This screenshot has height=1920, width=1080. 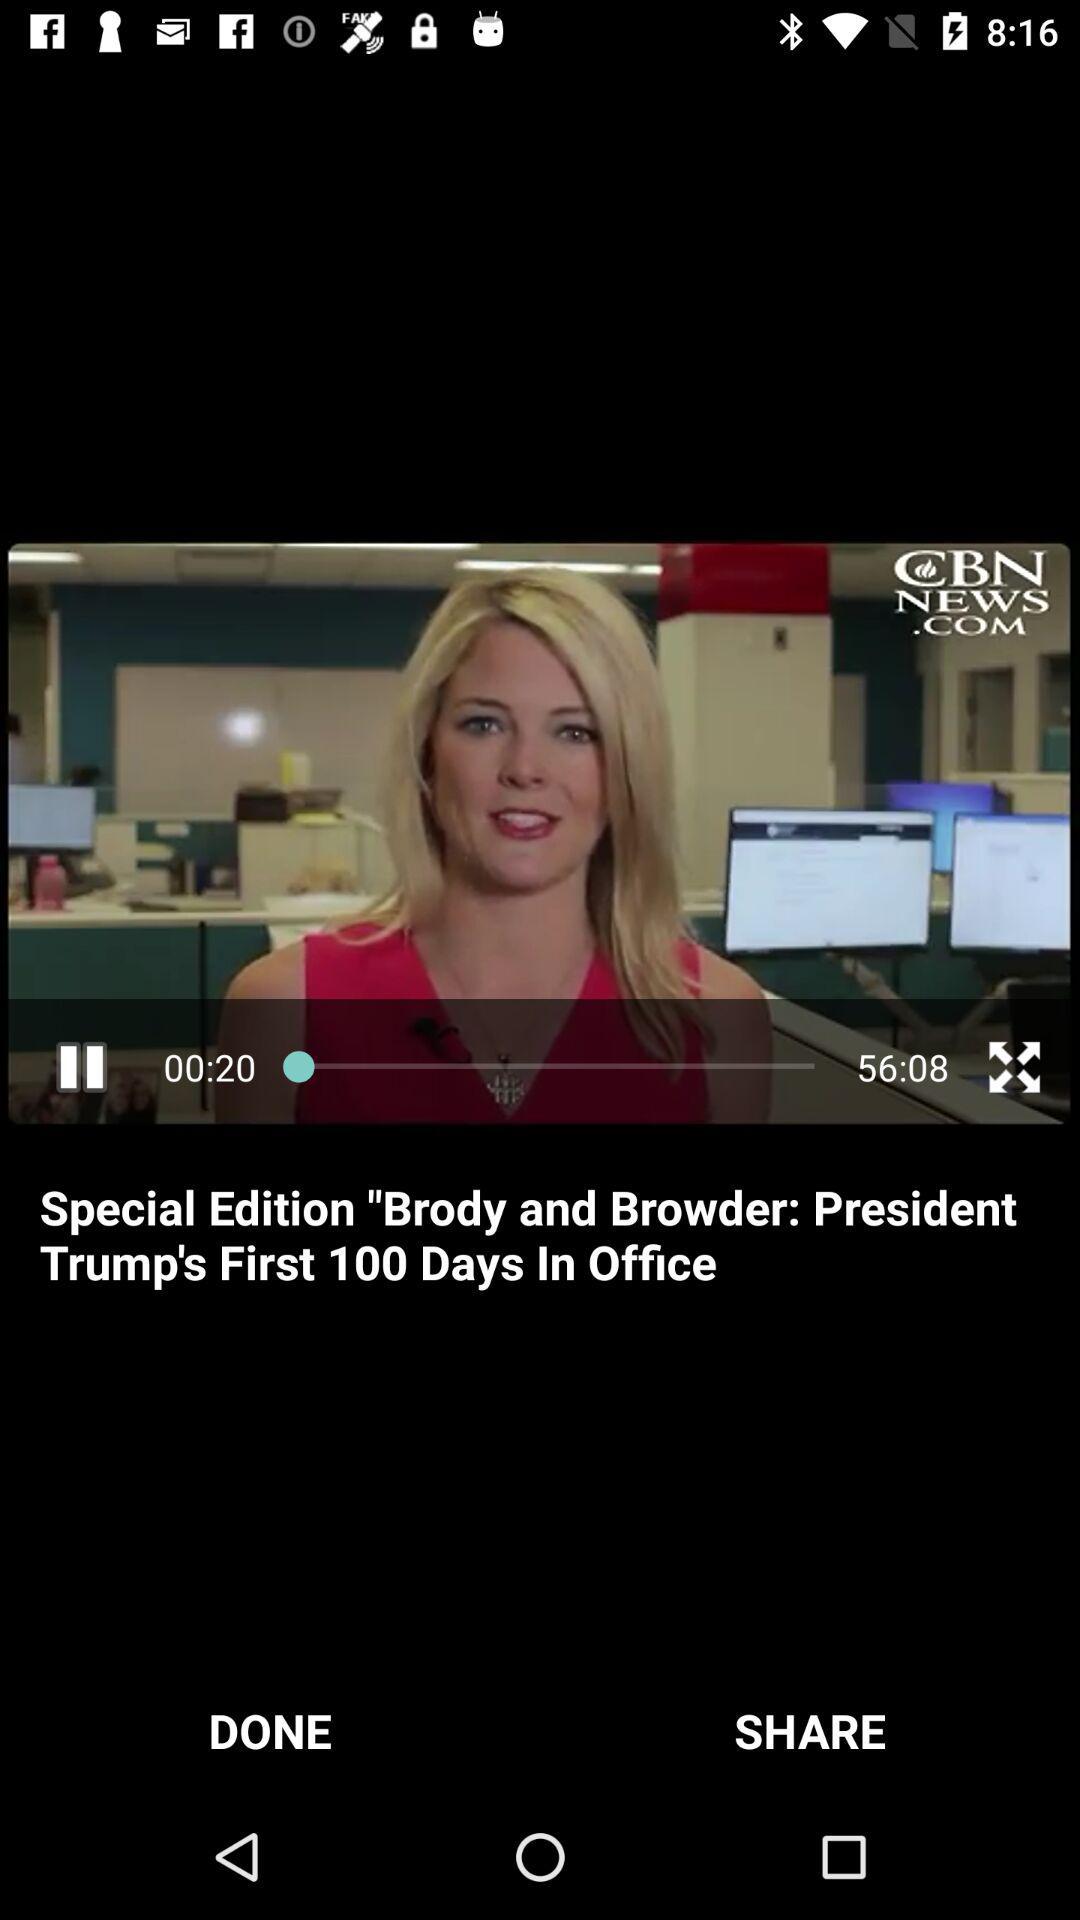 What do you see at coordinates (80, 1066) in the screenshot?
I see `pause` at bounding box center [80, 1066].